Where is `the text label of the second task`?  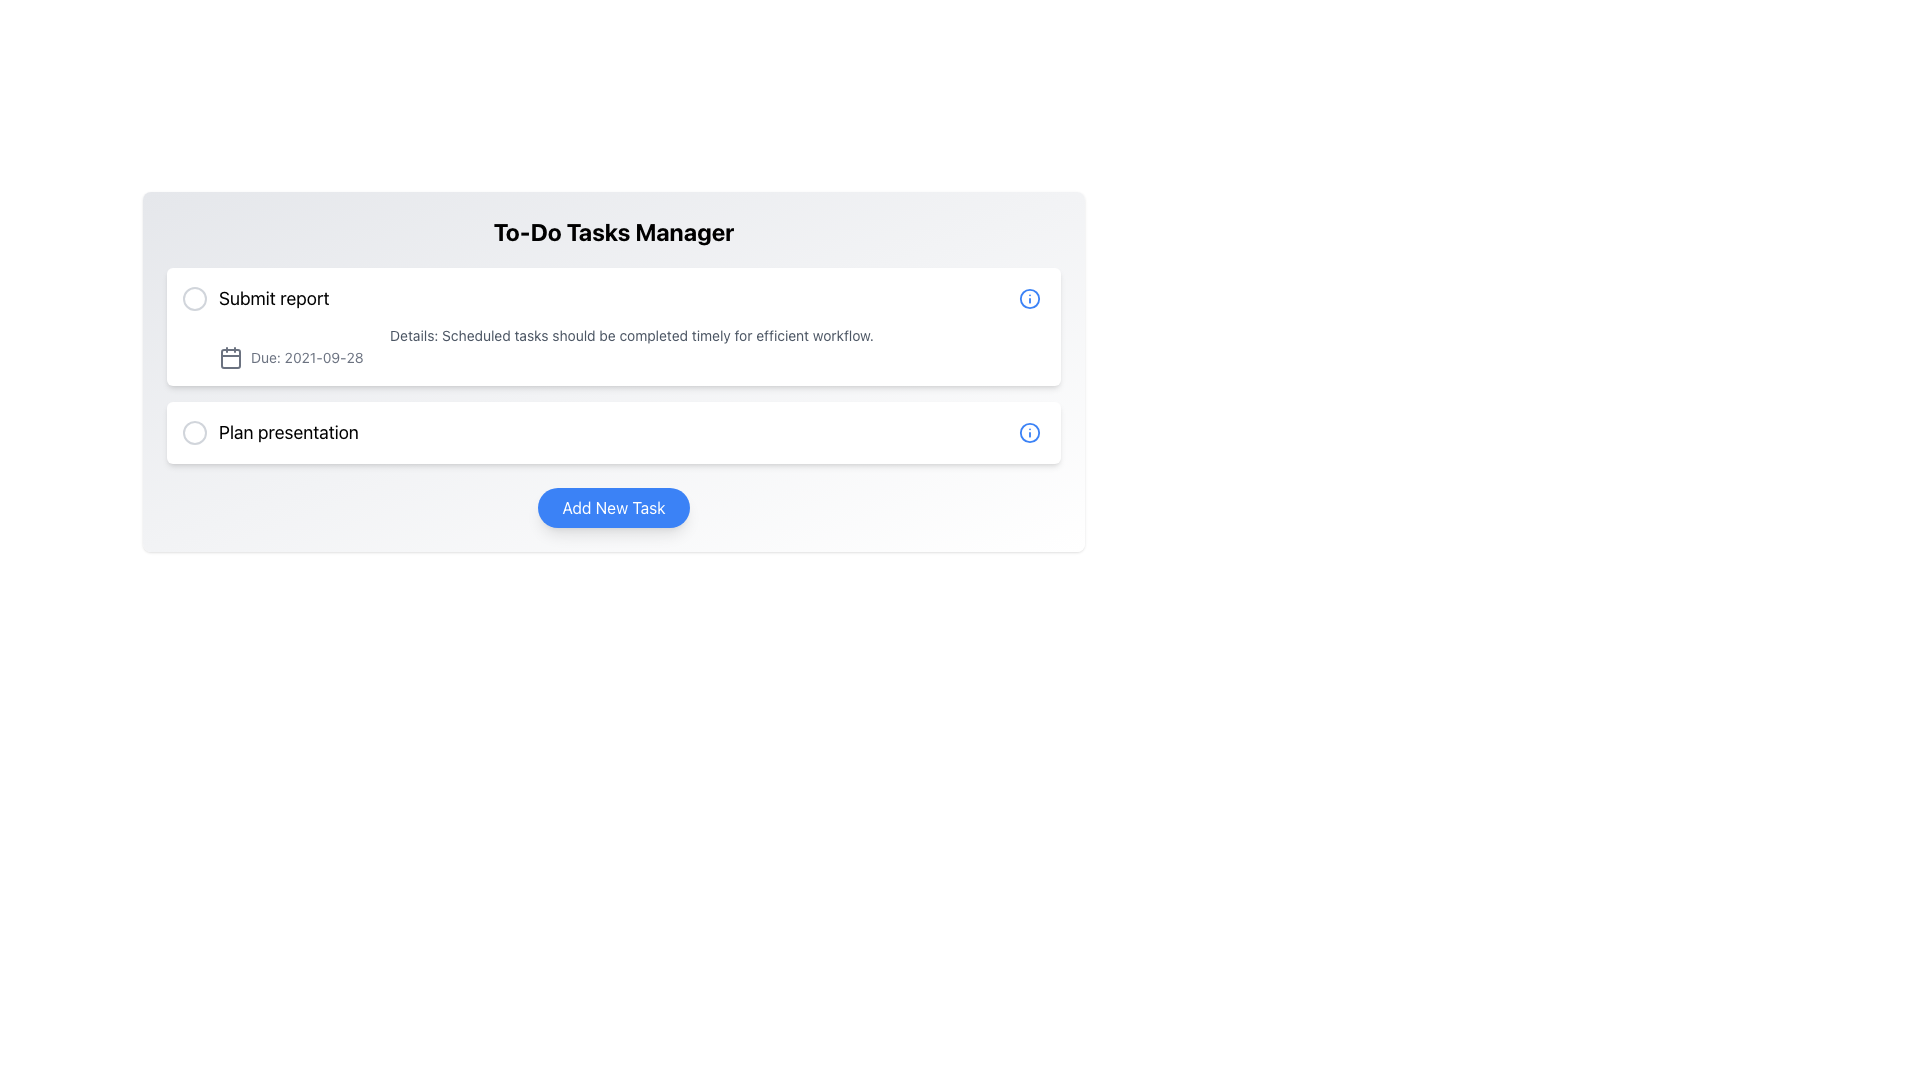
the text label of the second task is located at coordinates (269, 431).